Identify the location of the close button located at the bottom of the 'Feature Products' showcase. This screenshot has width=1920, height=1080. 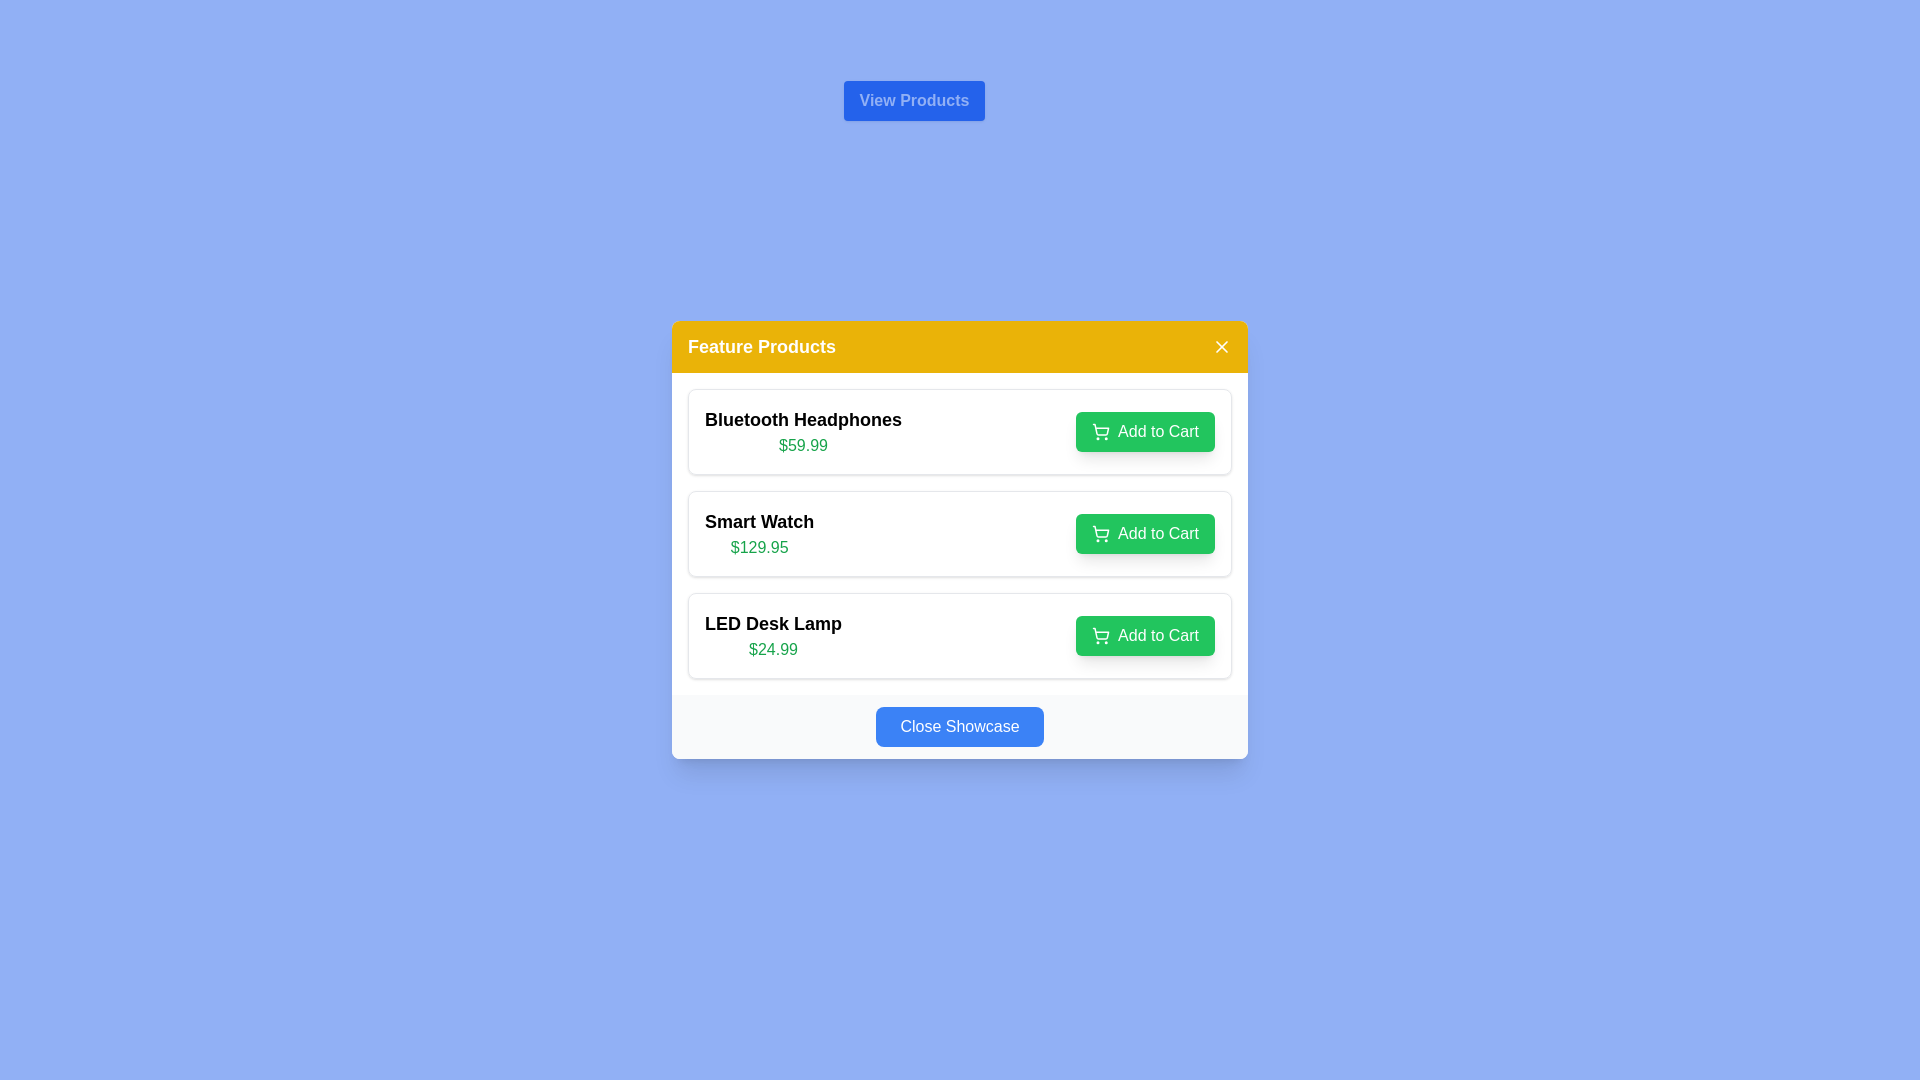
(960, 726).